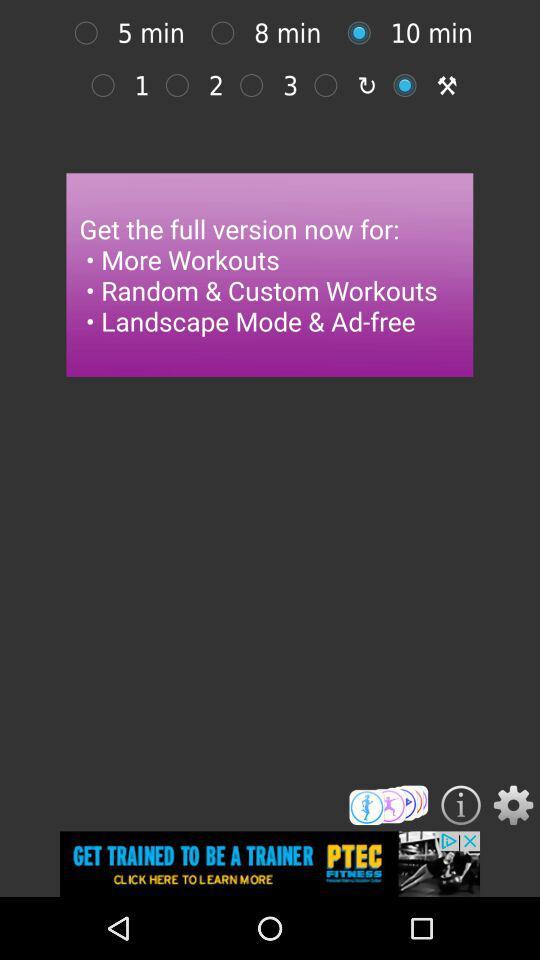  I want to click on choose 8 minutes, so click(90, 32).